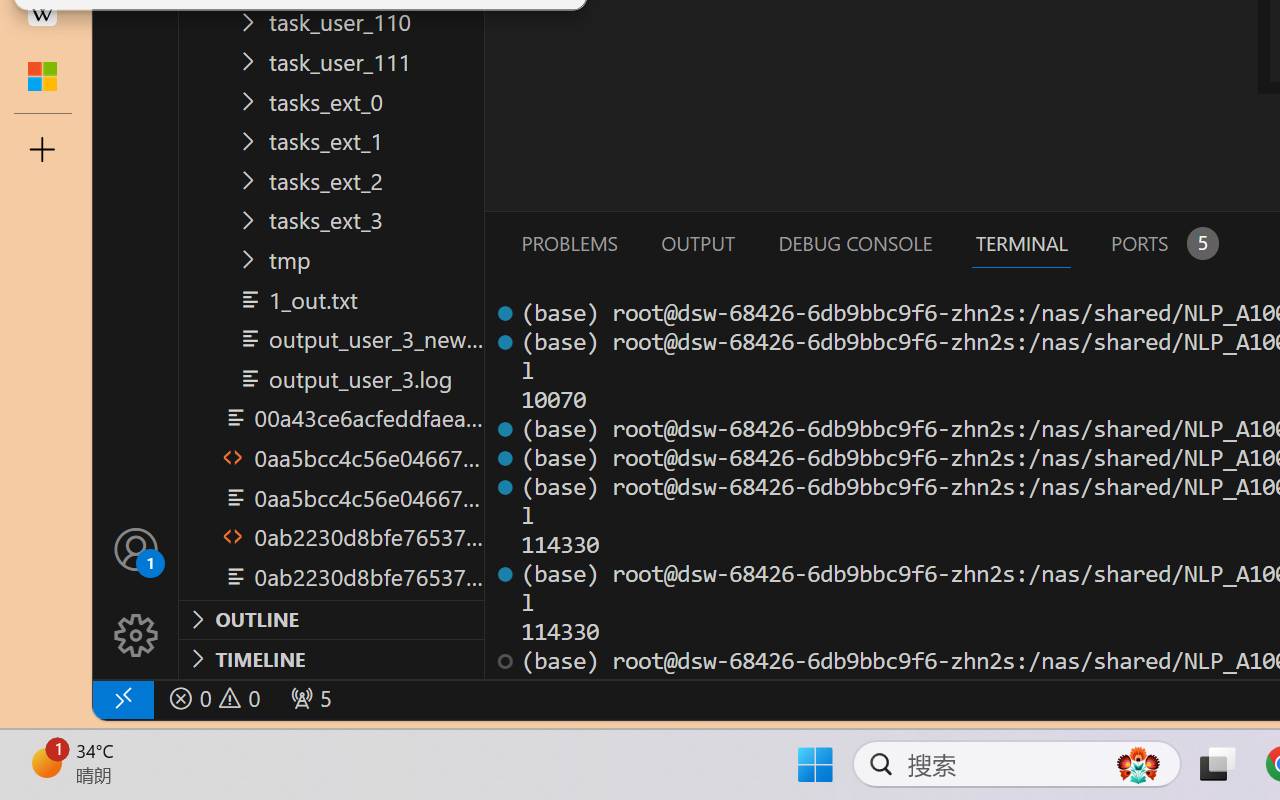 The width and height of the screenshot is (1280, 800). Describe the element at coordinates (696, 242) in the screenshot. I see `'Output (Ctrl+Shift+U)'` at that location.